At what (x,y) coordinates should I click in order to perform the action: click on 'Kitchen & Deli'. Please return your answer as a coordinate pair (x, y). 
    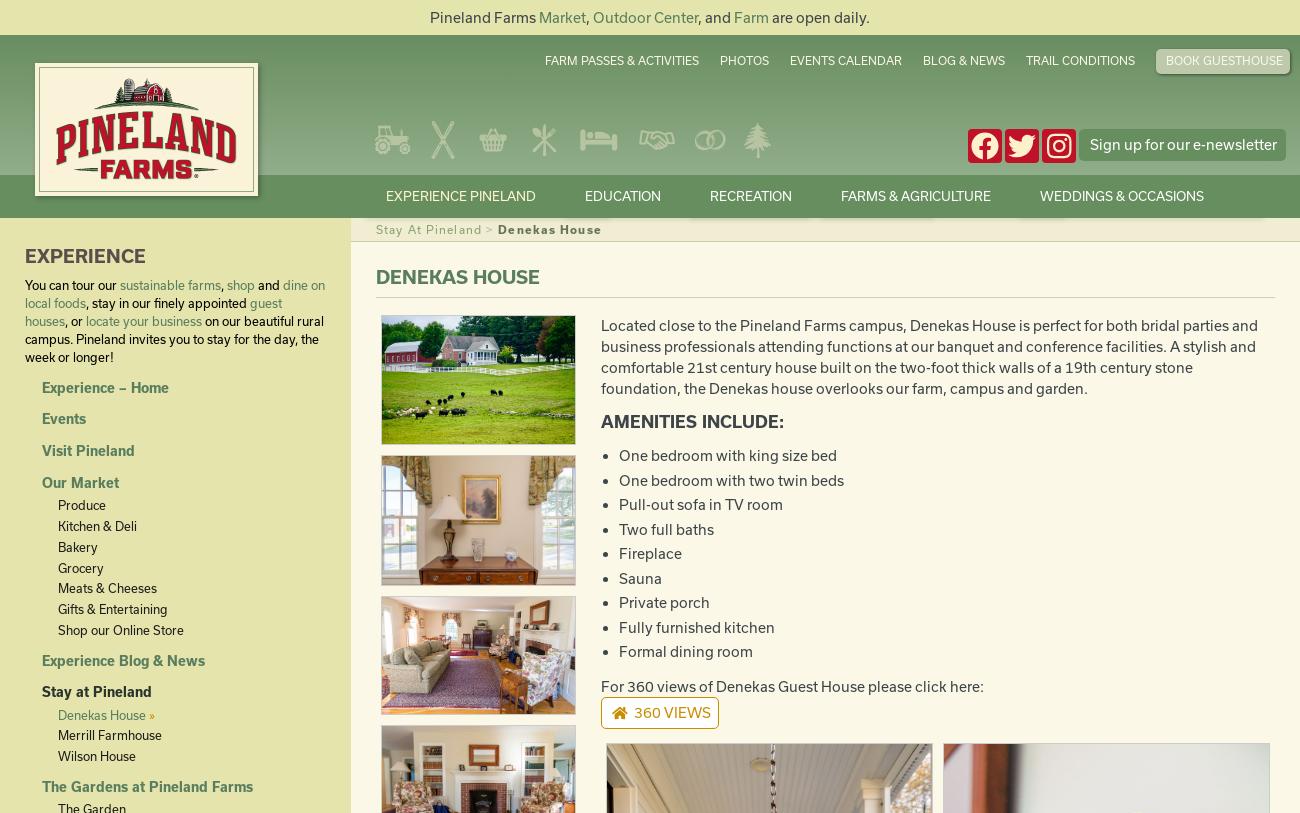
    Looking at the image, I should click on (96, 525).